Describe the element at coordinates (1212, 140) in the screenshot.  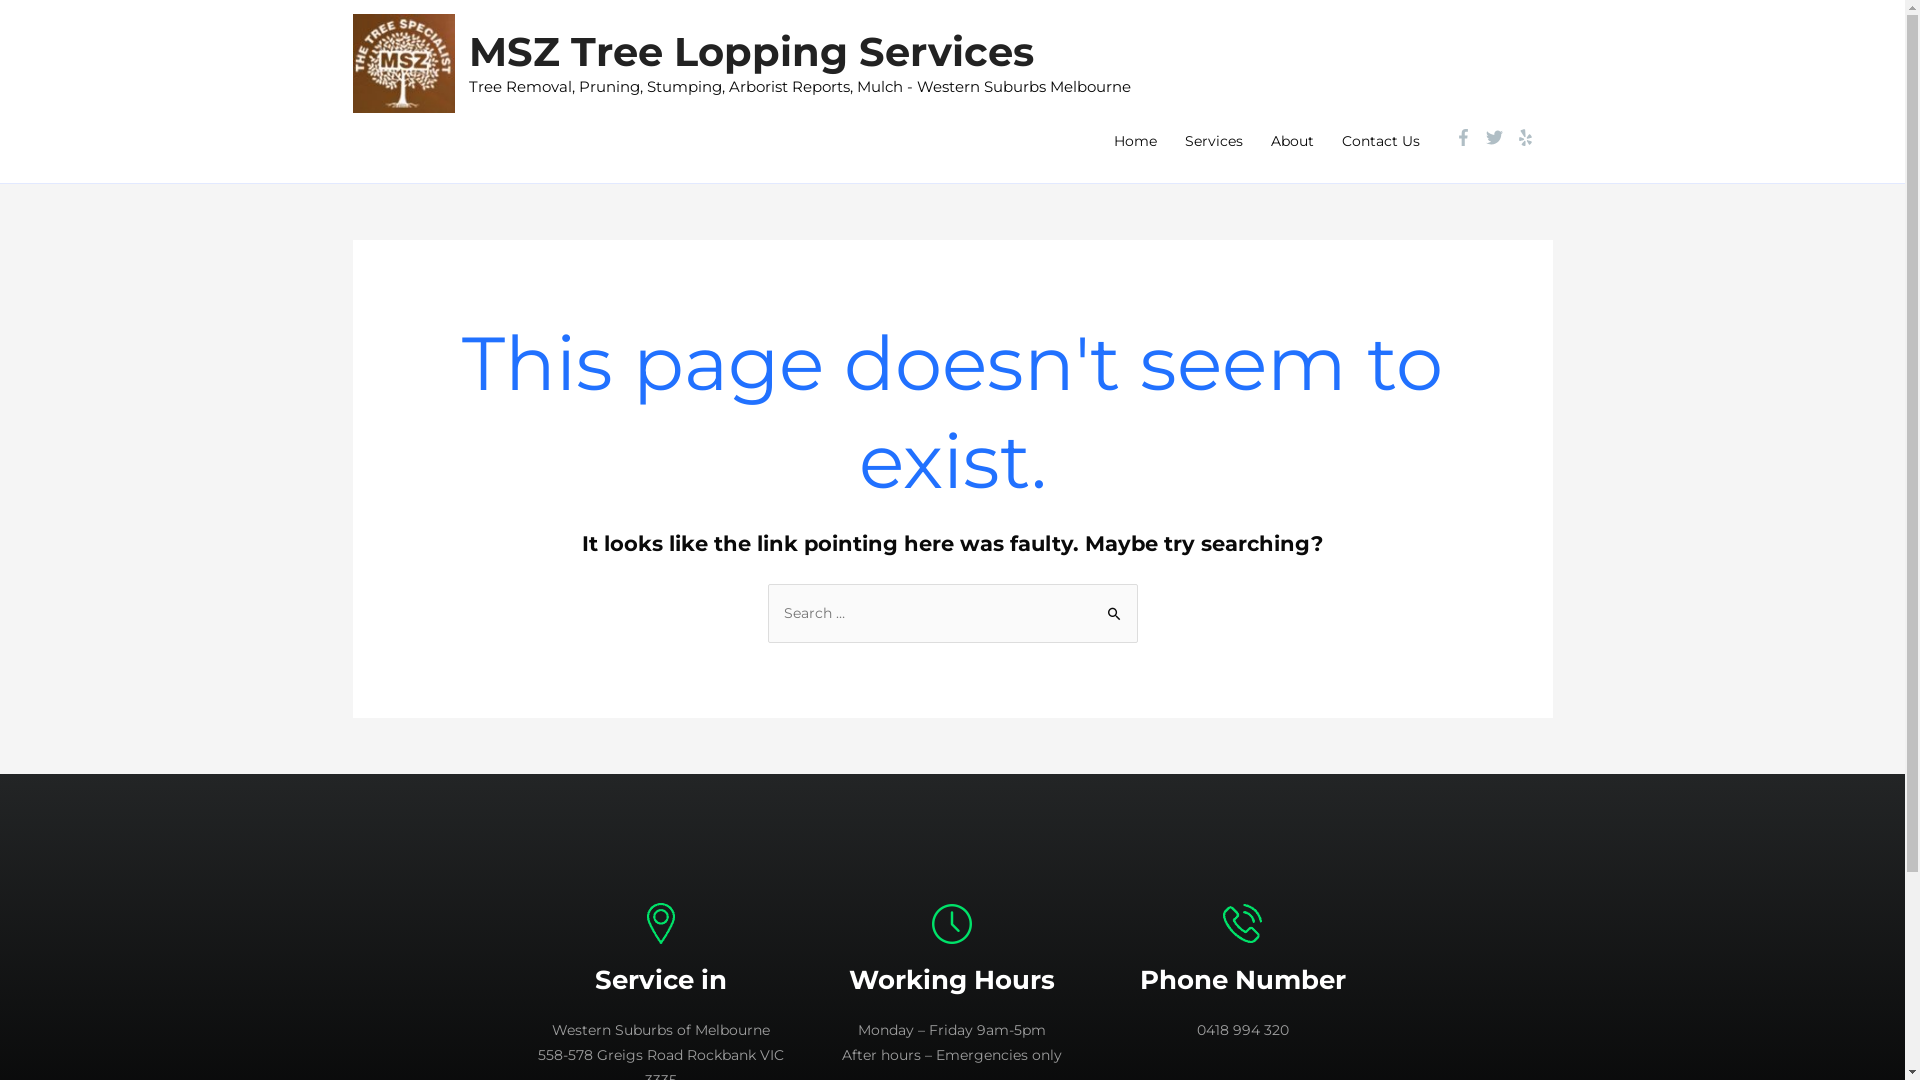
I see `'Services'` at that location.